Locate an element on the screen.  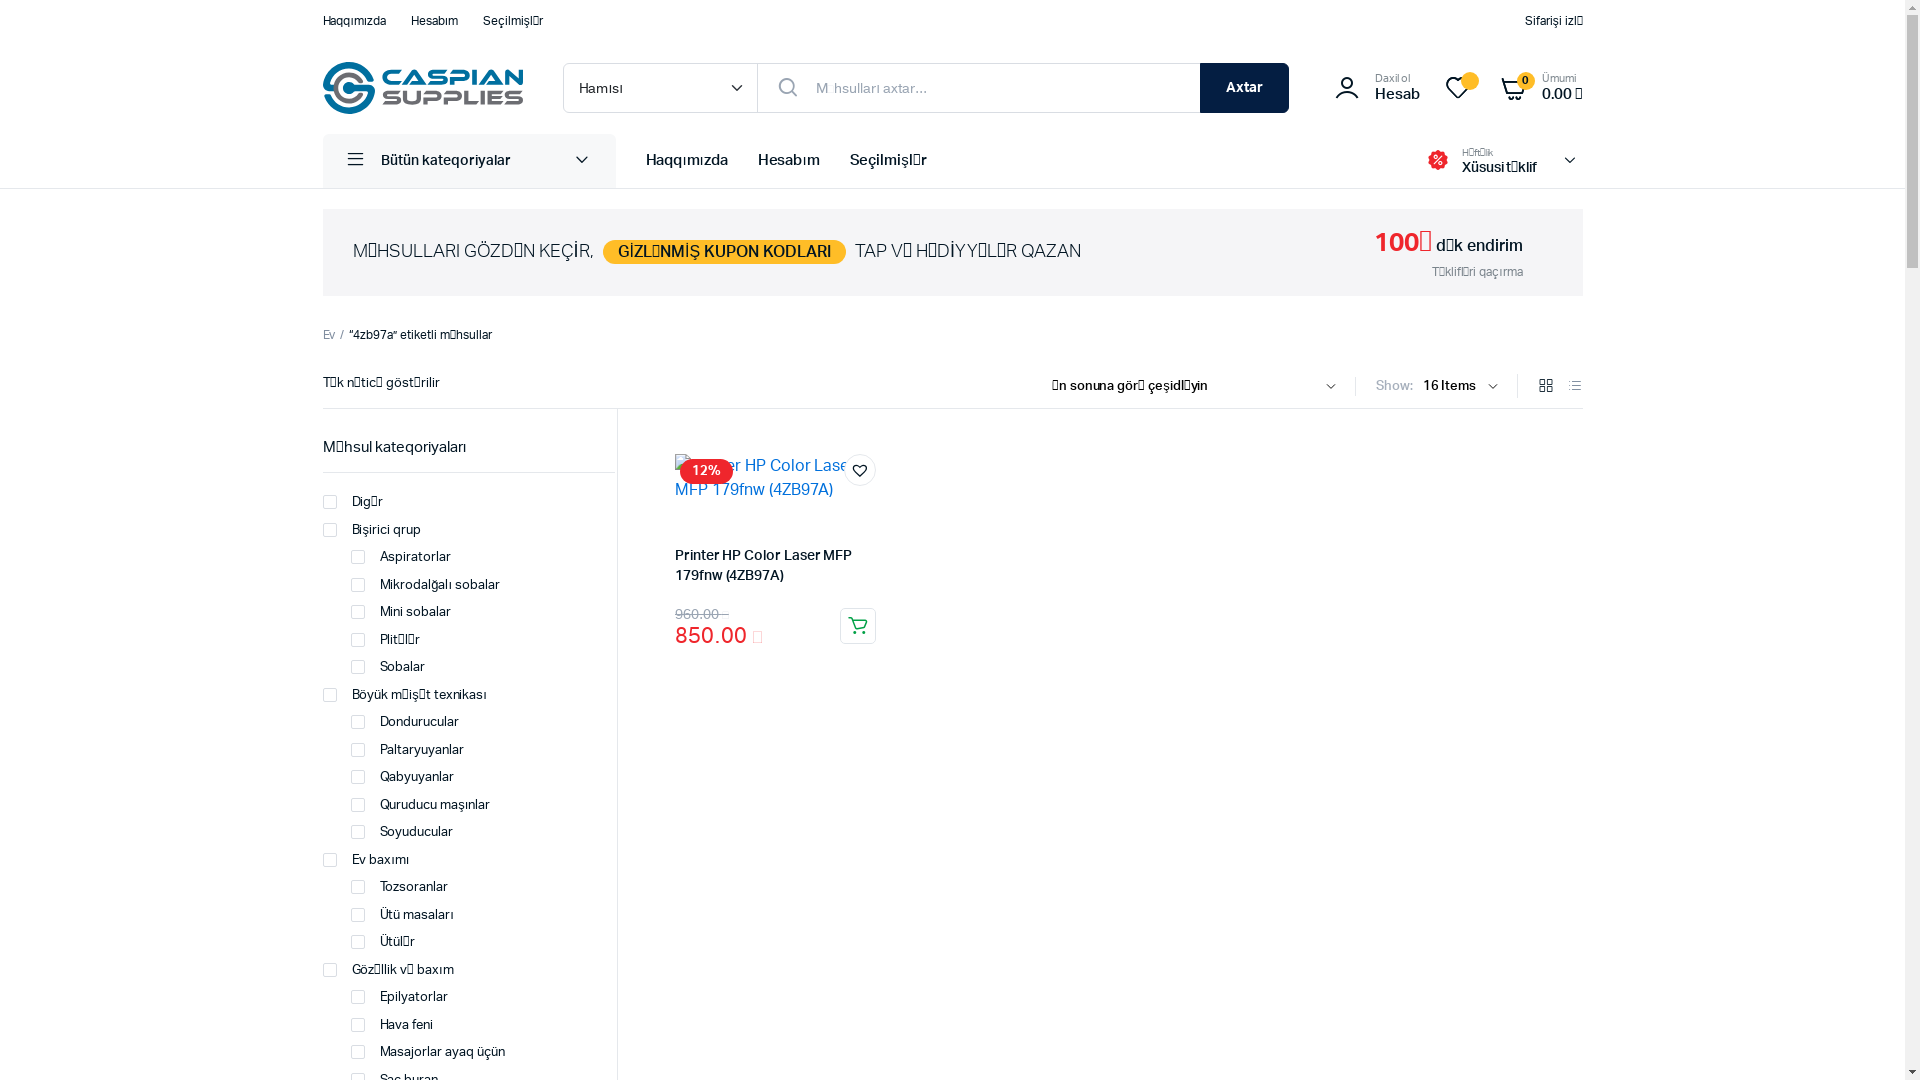
'Ev' is located at coordinates (328, 334).